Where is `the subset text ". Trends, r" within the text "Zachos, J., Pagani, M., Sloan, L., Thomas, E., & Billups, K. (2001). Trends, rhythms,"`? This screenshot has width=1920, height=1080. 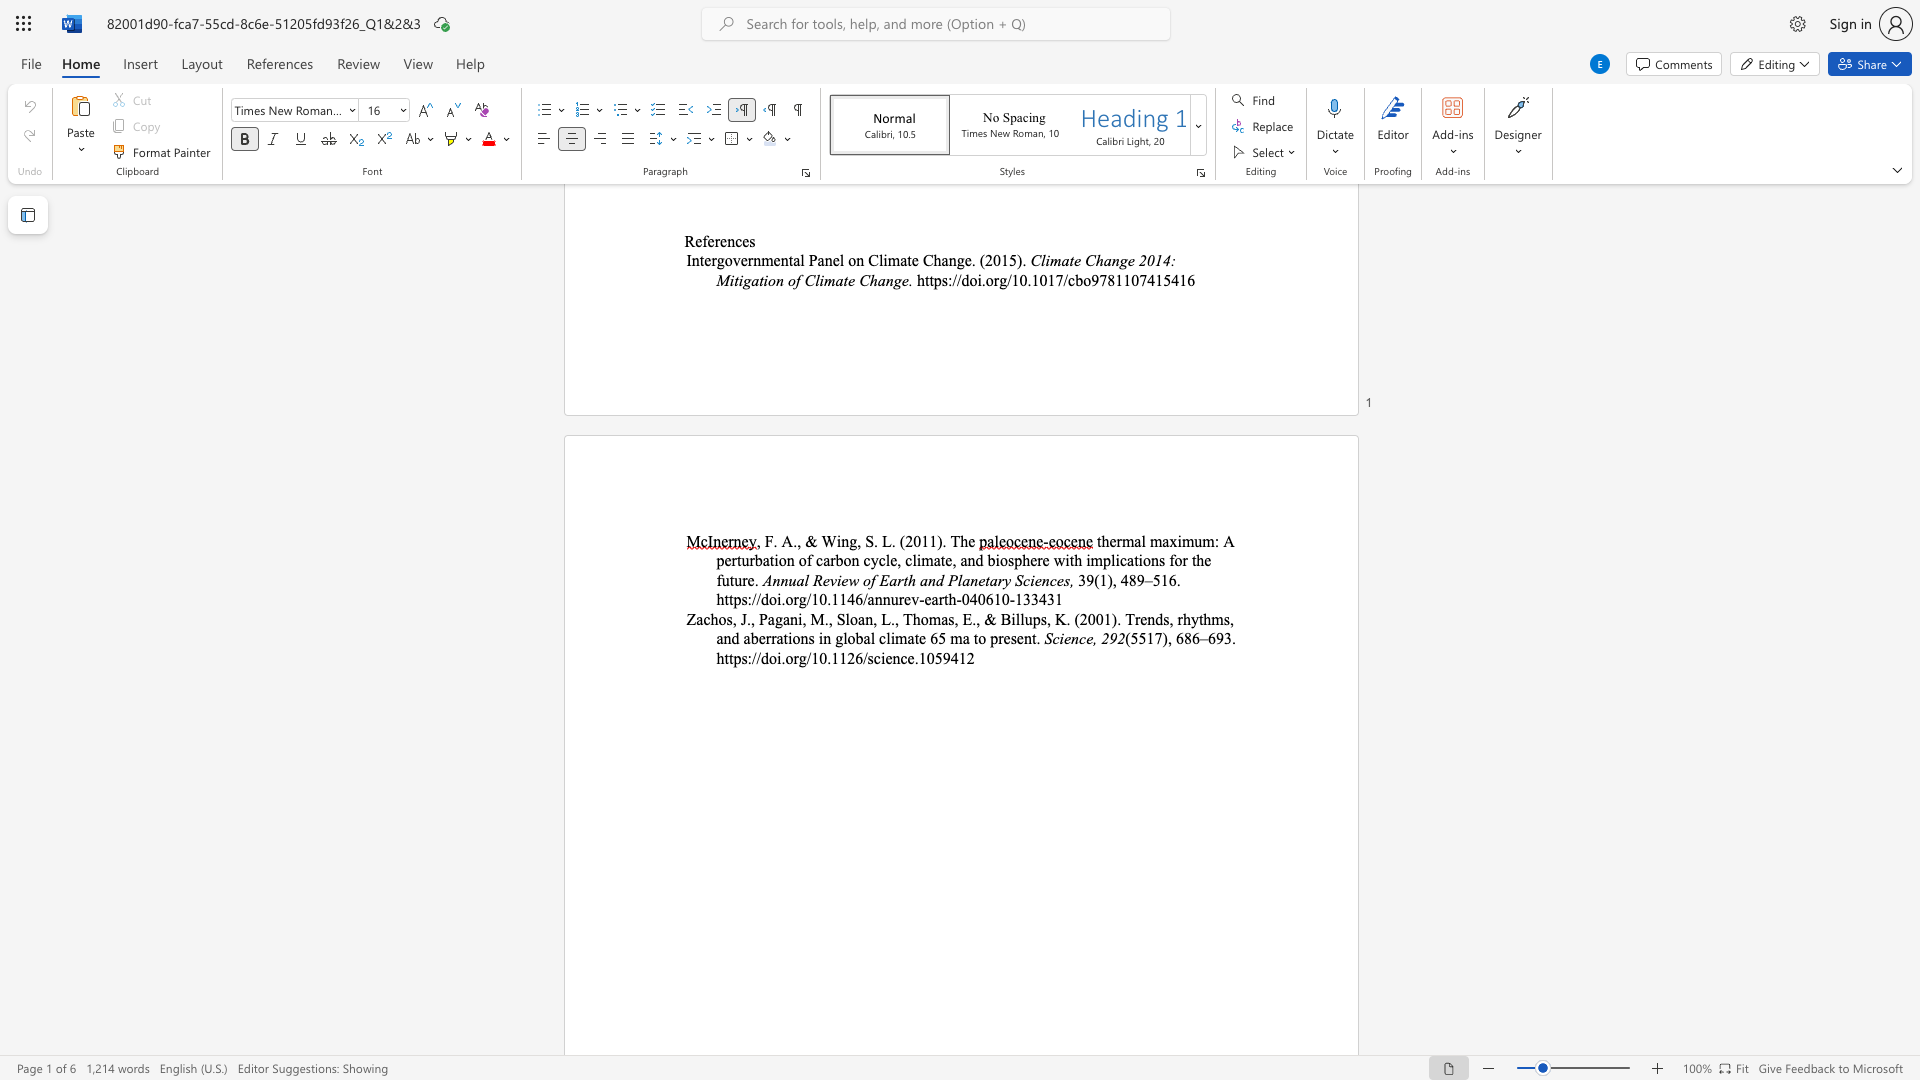 the subset text ". Trends, r" within the text "Zachos, J., Pagani, M., Sloan, L., Thomas, E., & Billups, K. (2001). Trends, rhythms," is located at coordinates (1116, 618).